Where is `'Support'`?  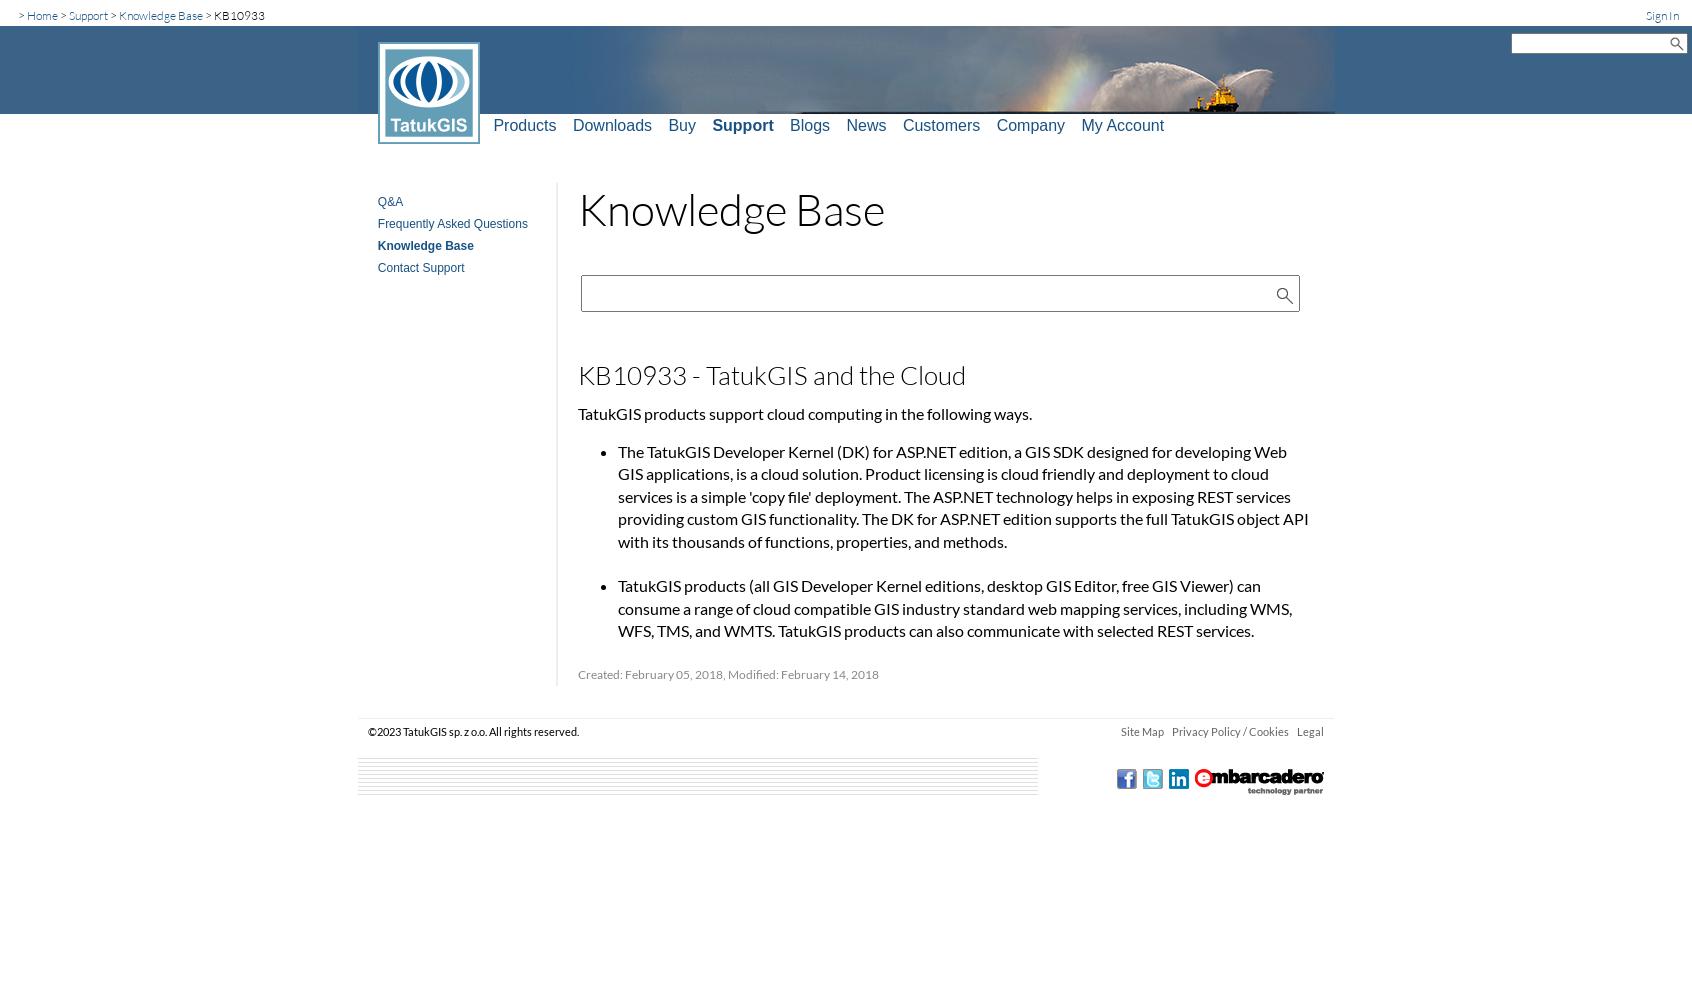 'Support' is located at coordinates (88, 14).